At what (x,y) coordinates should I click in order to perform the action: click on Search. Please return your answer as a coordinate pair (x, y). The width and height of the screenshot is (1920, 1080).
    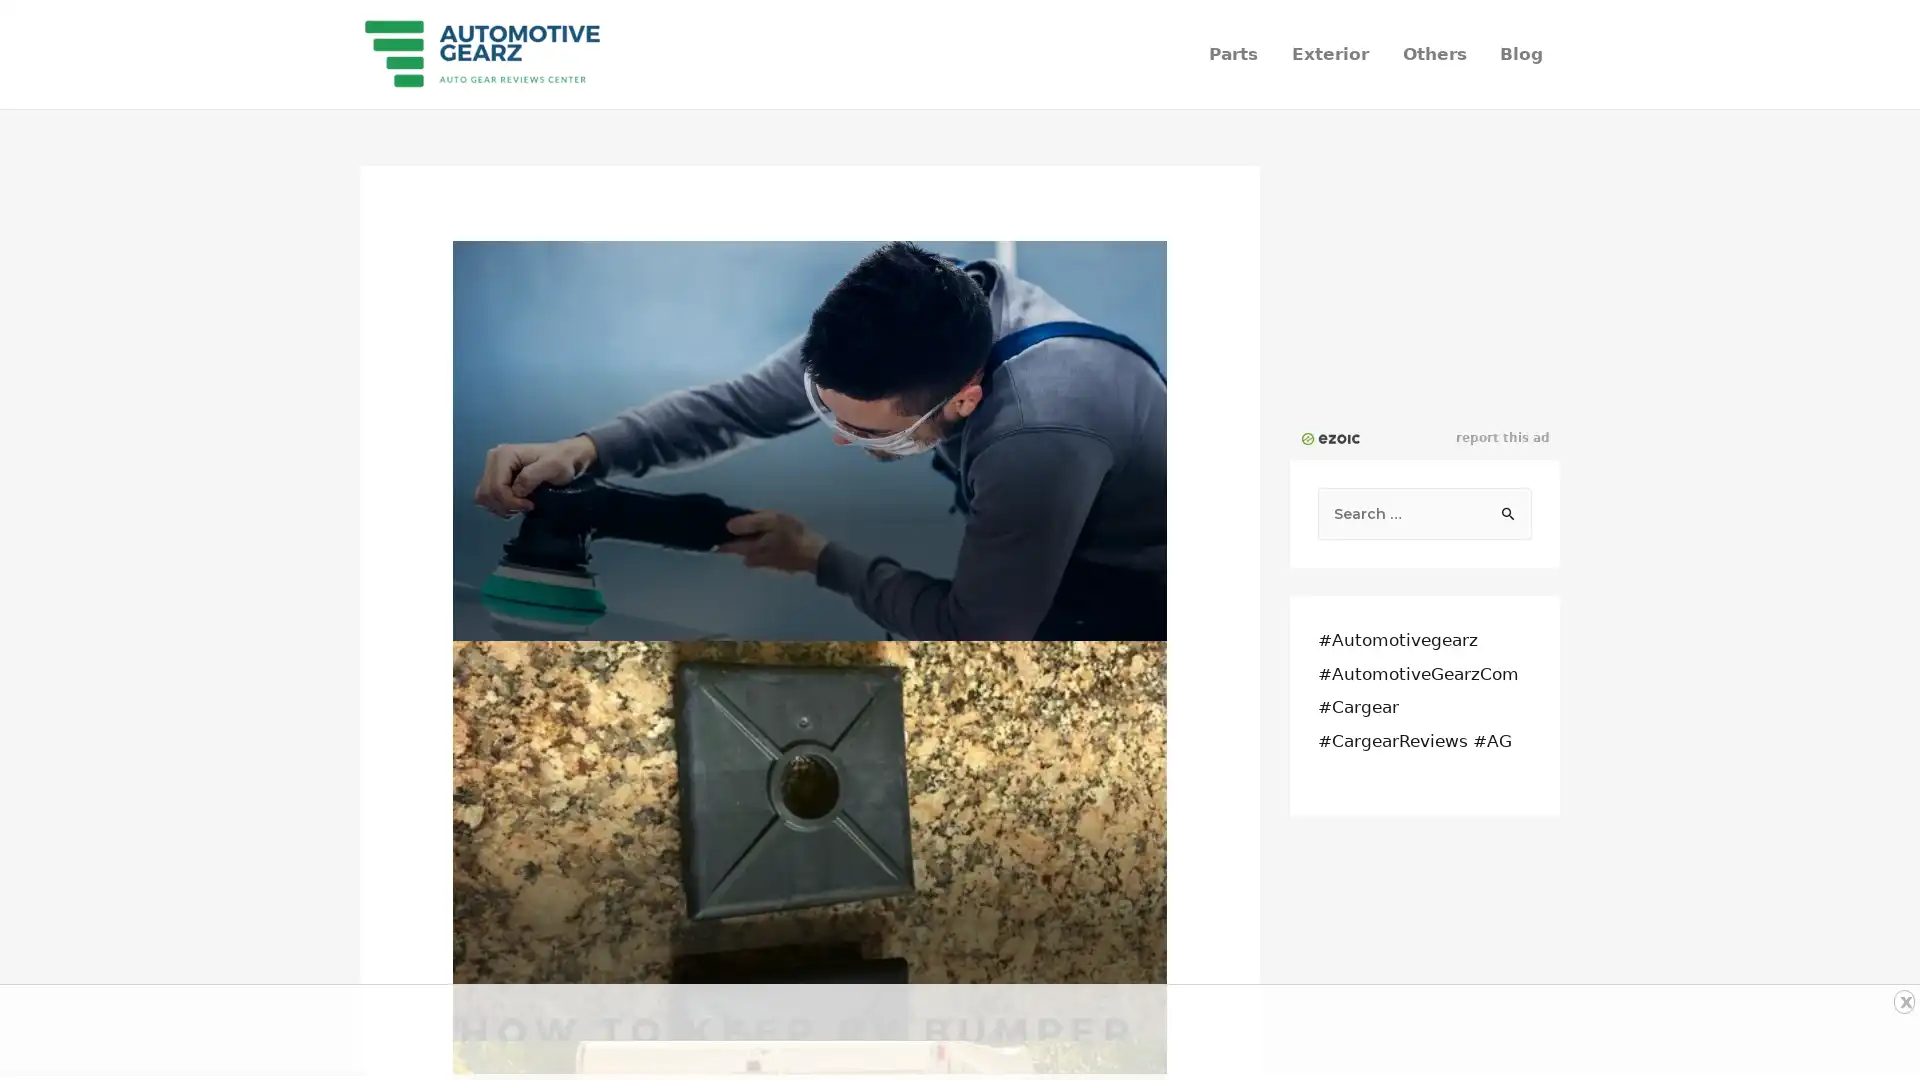
    Looking at the image, I should click on (1509, 507).